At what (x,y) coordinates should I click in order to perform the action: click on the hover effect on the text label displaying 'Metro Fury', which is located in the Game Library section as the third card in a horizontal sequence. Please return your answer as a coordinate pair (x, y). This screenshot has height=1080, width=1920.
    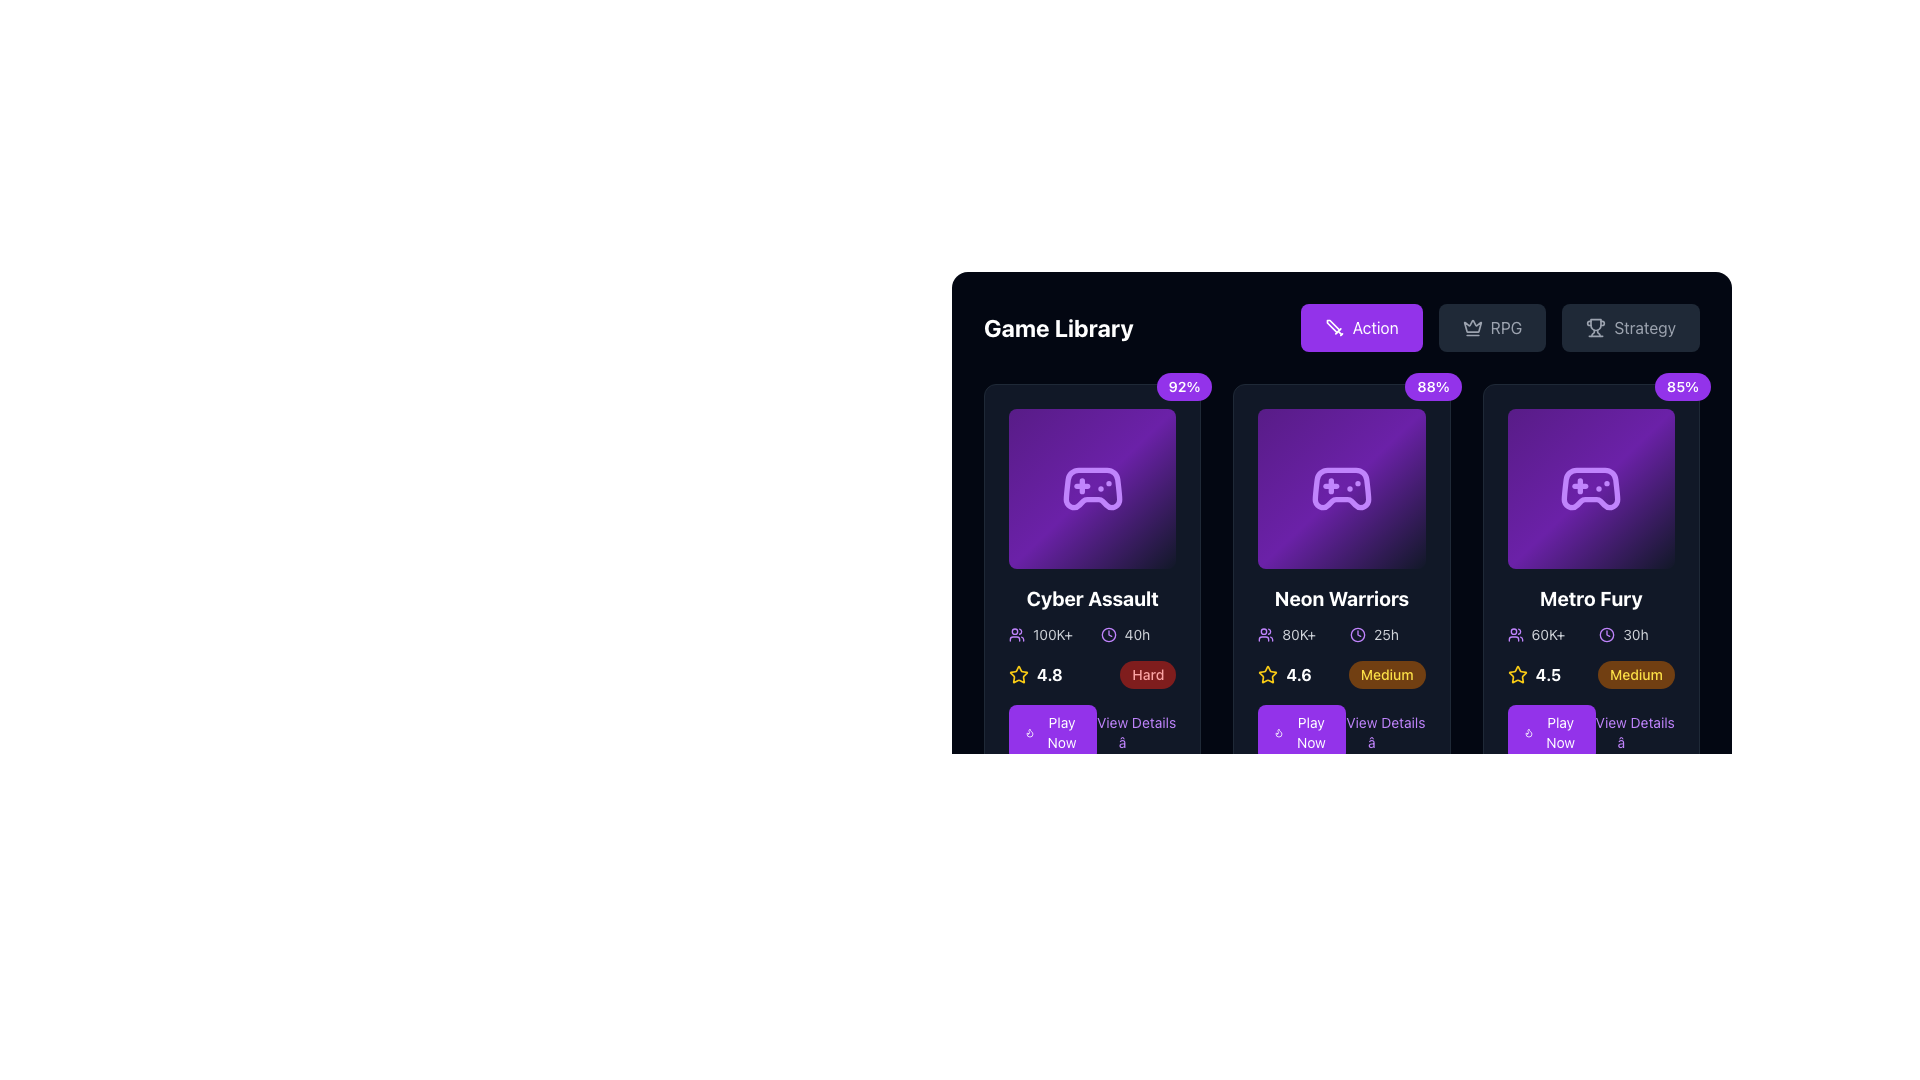
    Looking at the image, I should click on (1590, 597).